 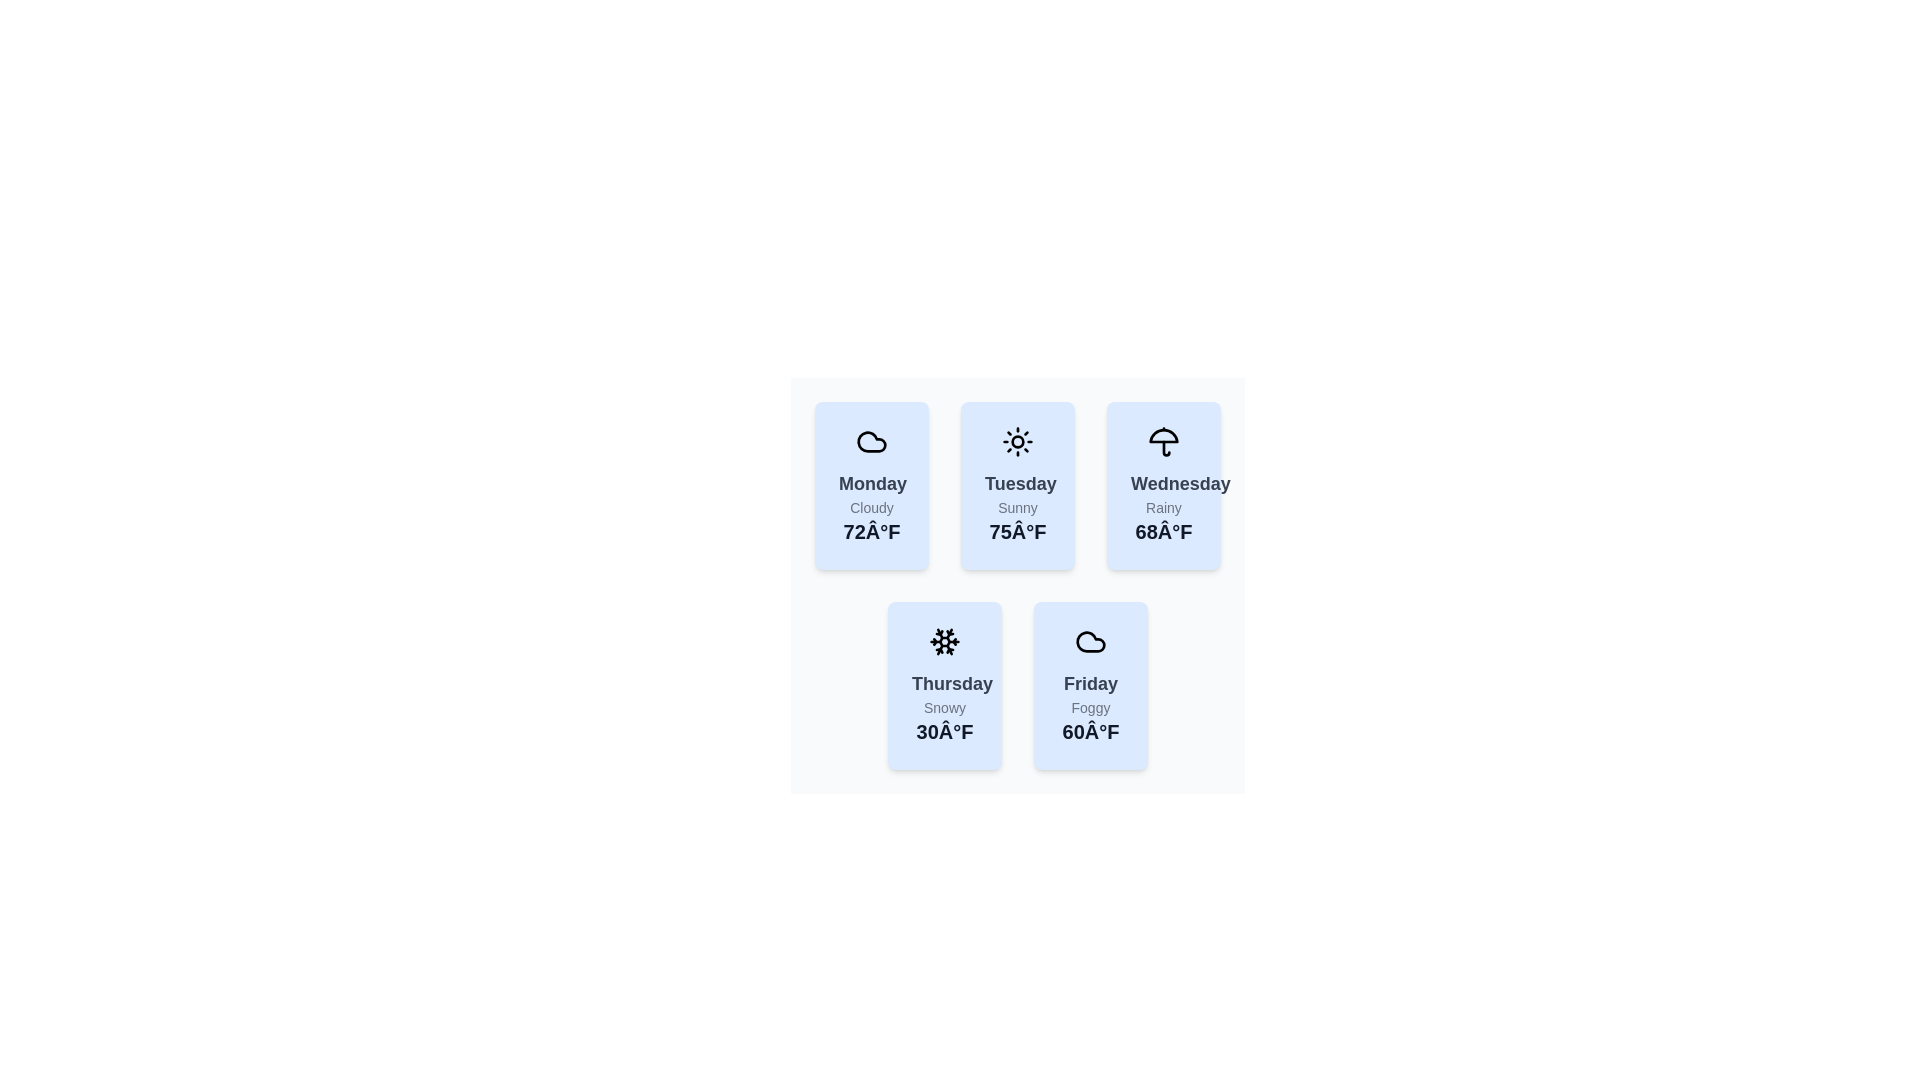 What do you see at coordinates (1089, 641) in the screenshot?
I see `the weather icon resembling a cloud` at bounding box center [1089, 641].